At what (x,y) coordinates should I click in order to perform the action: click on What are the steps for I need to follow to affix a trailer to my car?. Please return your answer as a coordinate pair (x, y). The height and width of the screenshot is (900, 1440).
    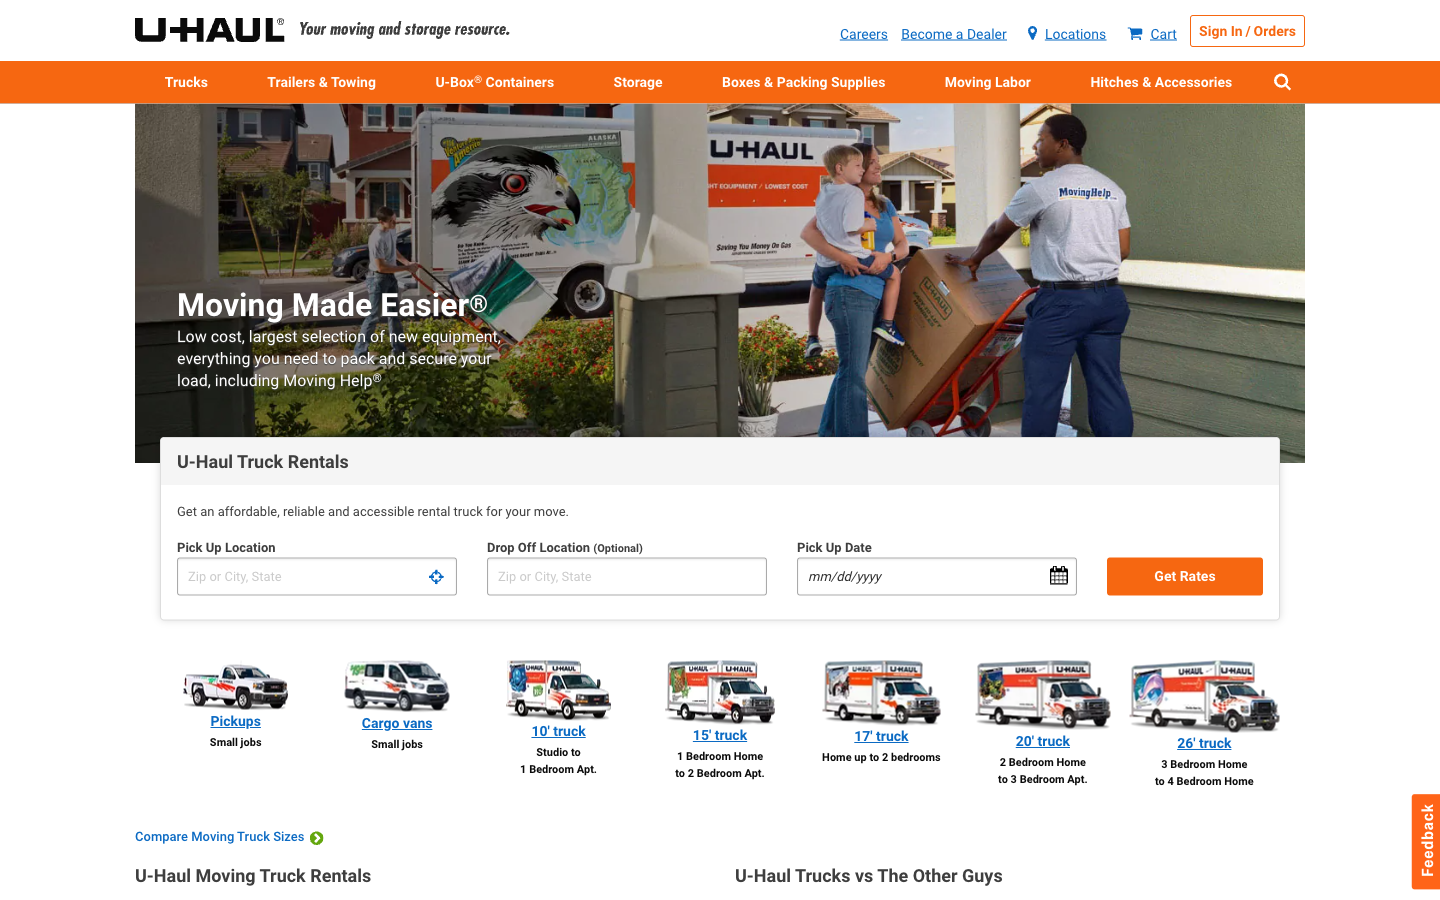
    Looking at the image, I should click on (1161, 80).